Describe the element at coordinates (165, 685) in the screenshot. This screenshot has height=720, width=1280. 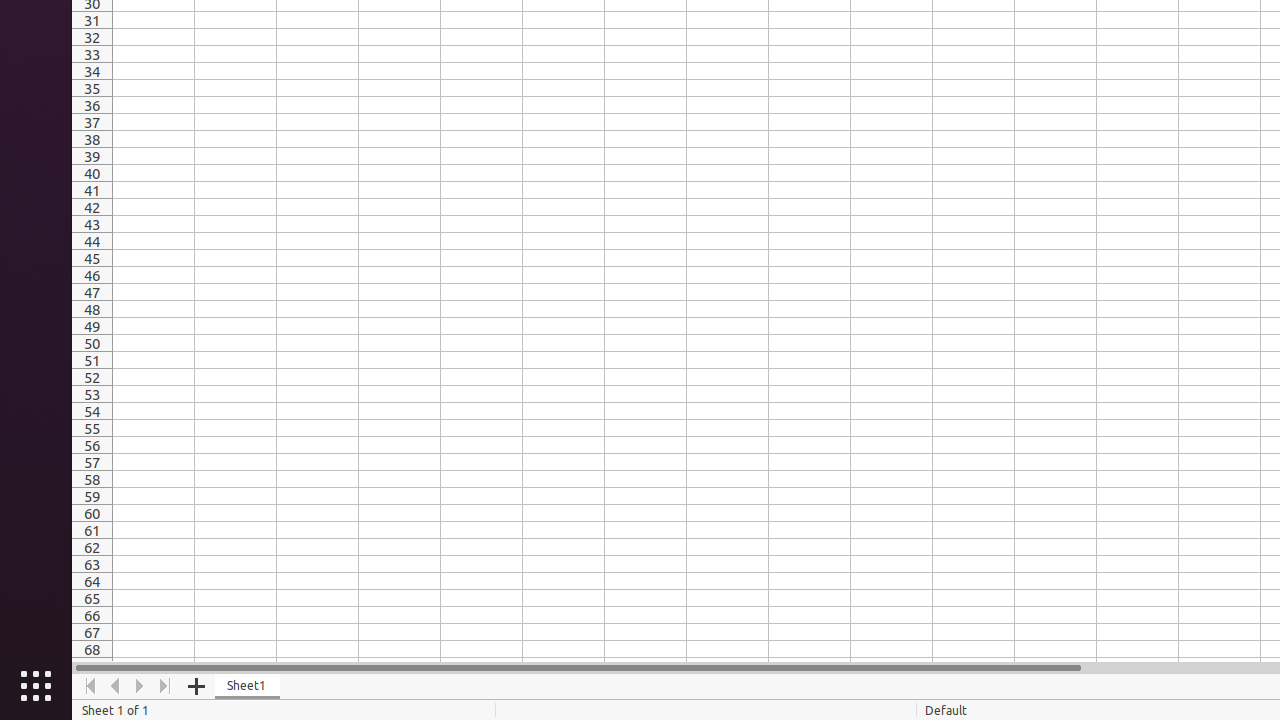
I see `'Move To End'` at that location.